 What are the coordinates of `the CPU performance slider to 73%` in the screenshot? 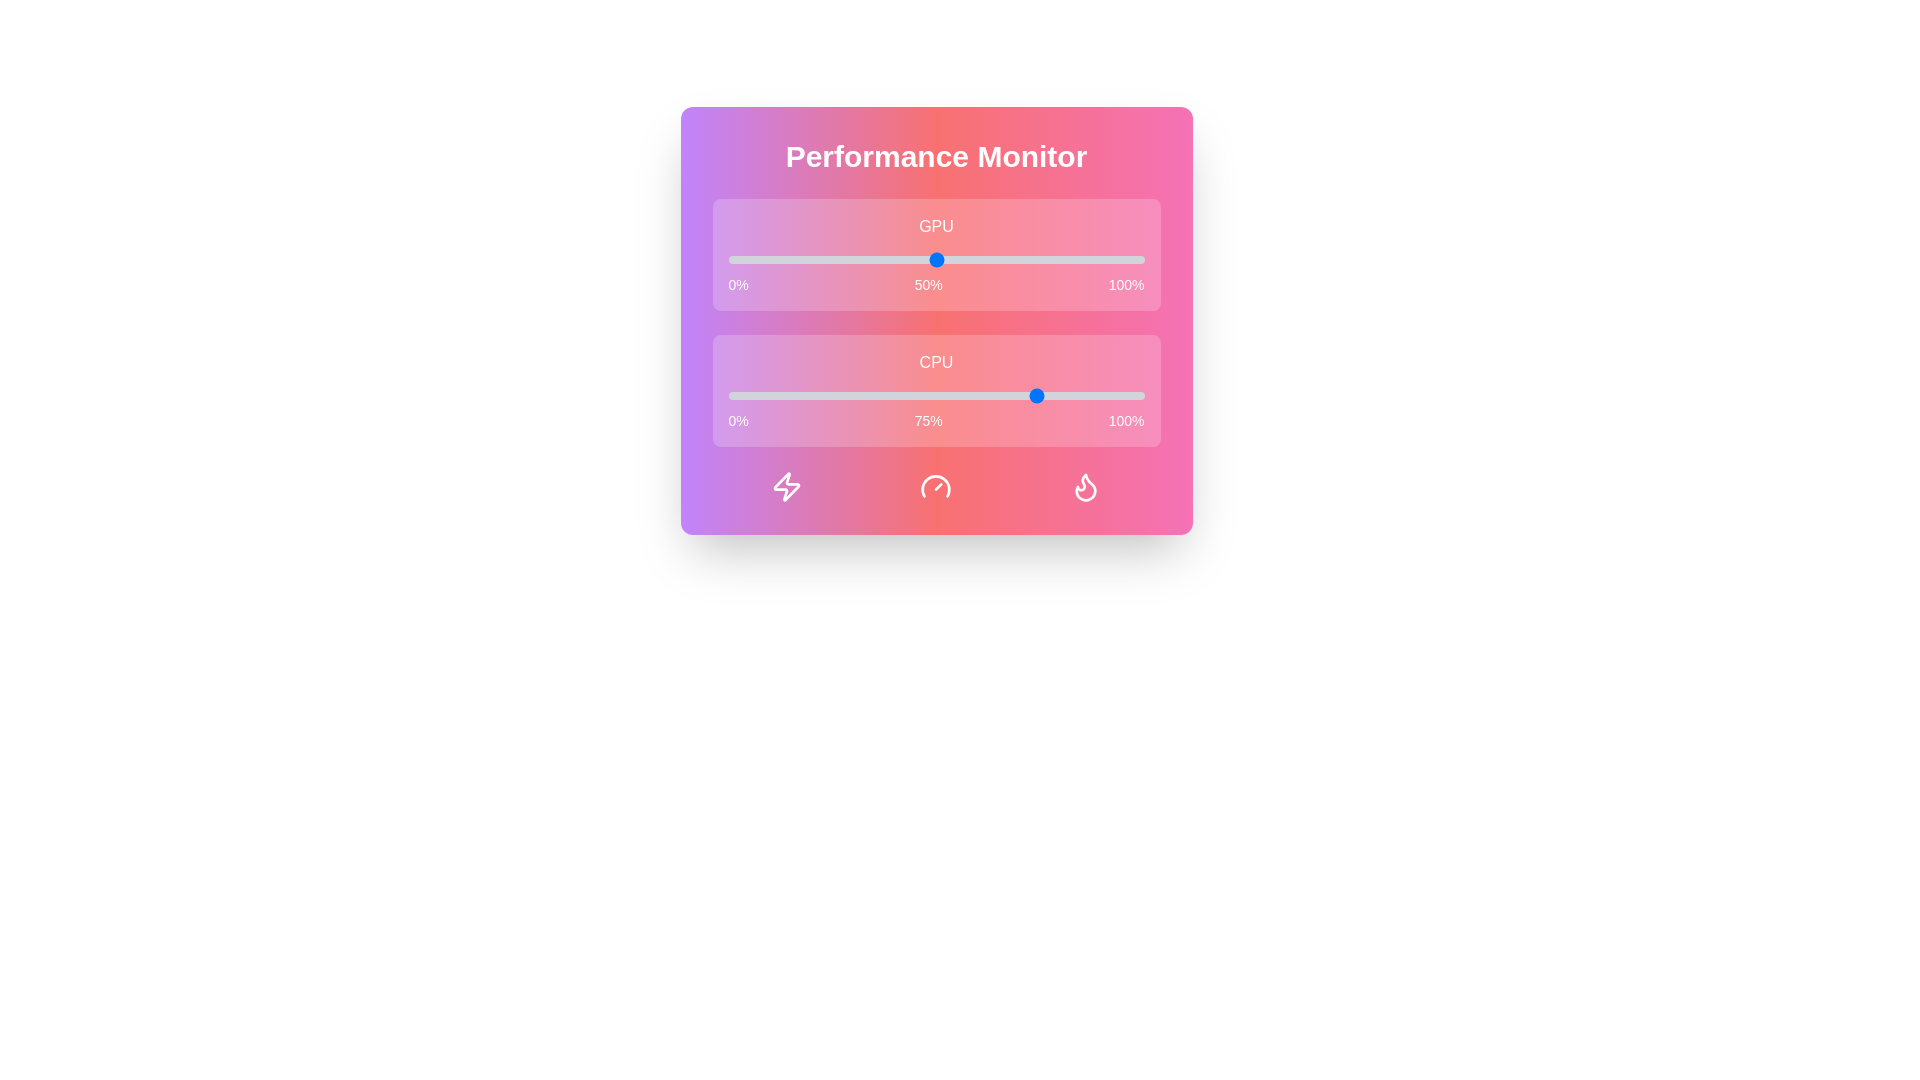 It's located at (1032, 396).